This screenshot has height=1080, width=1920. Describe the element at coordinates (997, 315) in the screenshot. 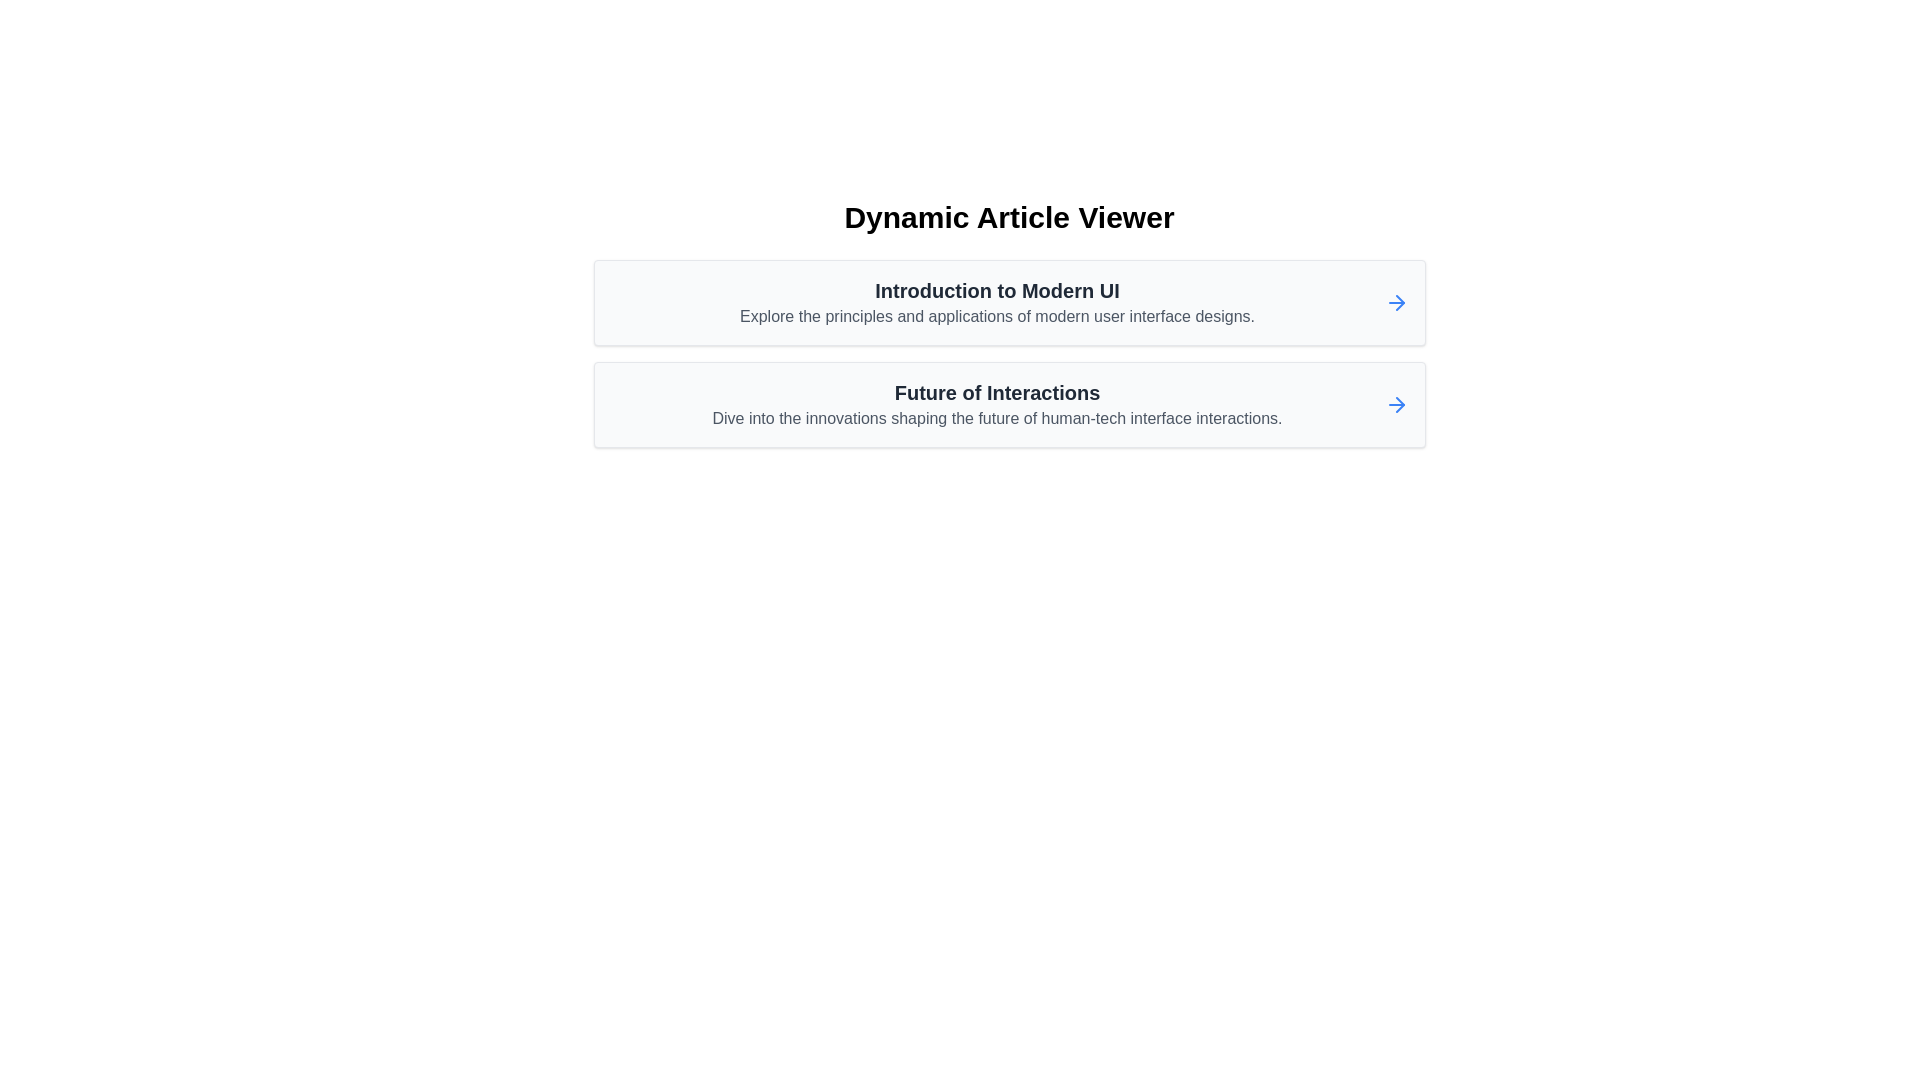

I see `the text label that reads 'Explore the principles and applications of modern user interface designs.' which is styled in light gray and positioned beneath the heading 'Introduction to Modern UI'` at that location.